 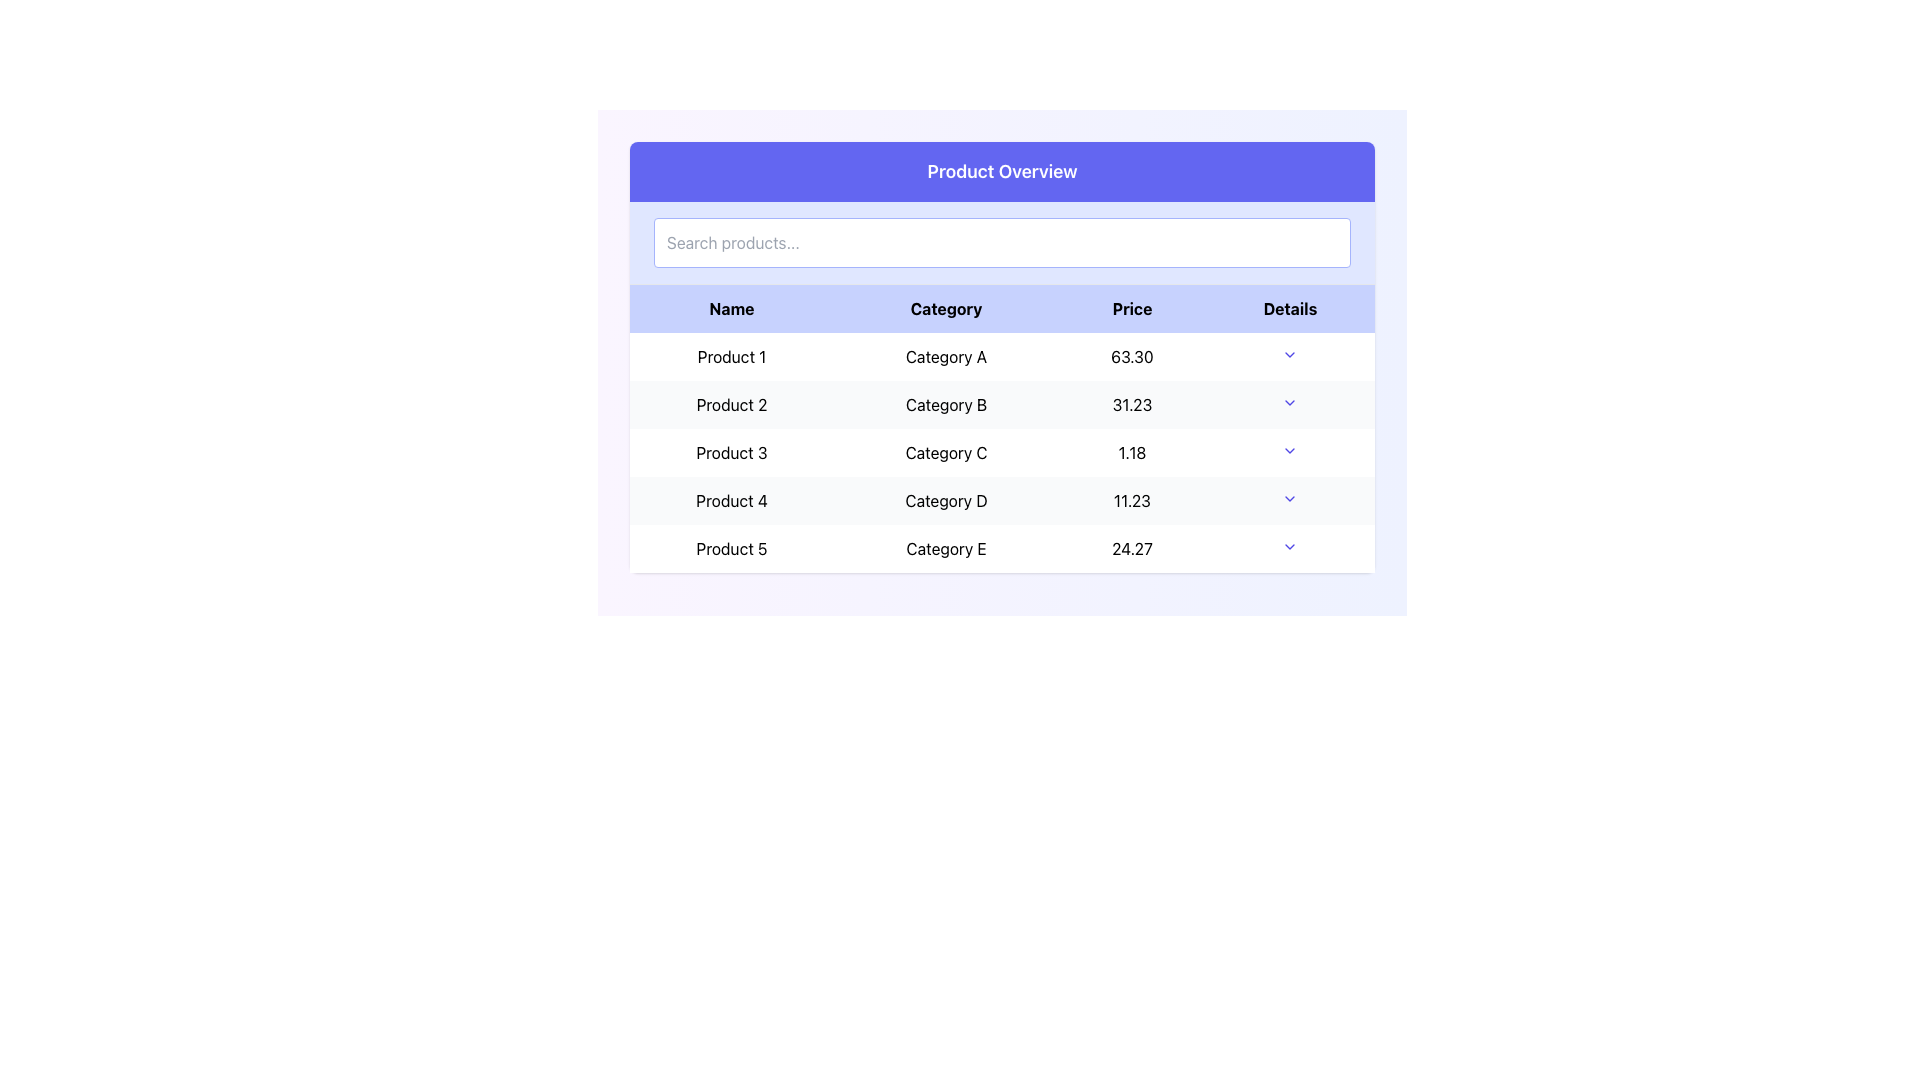 What do you see at coordinates (1290, 402) in the screenshot?
I see `the Dropdown Toggle or Chevron Icon in the 'Details' column of the second row` at bounding box center [1290, 402].